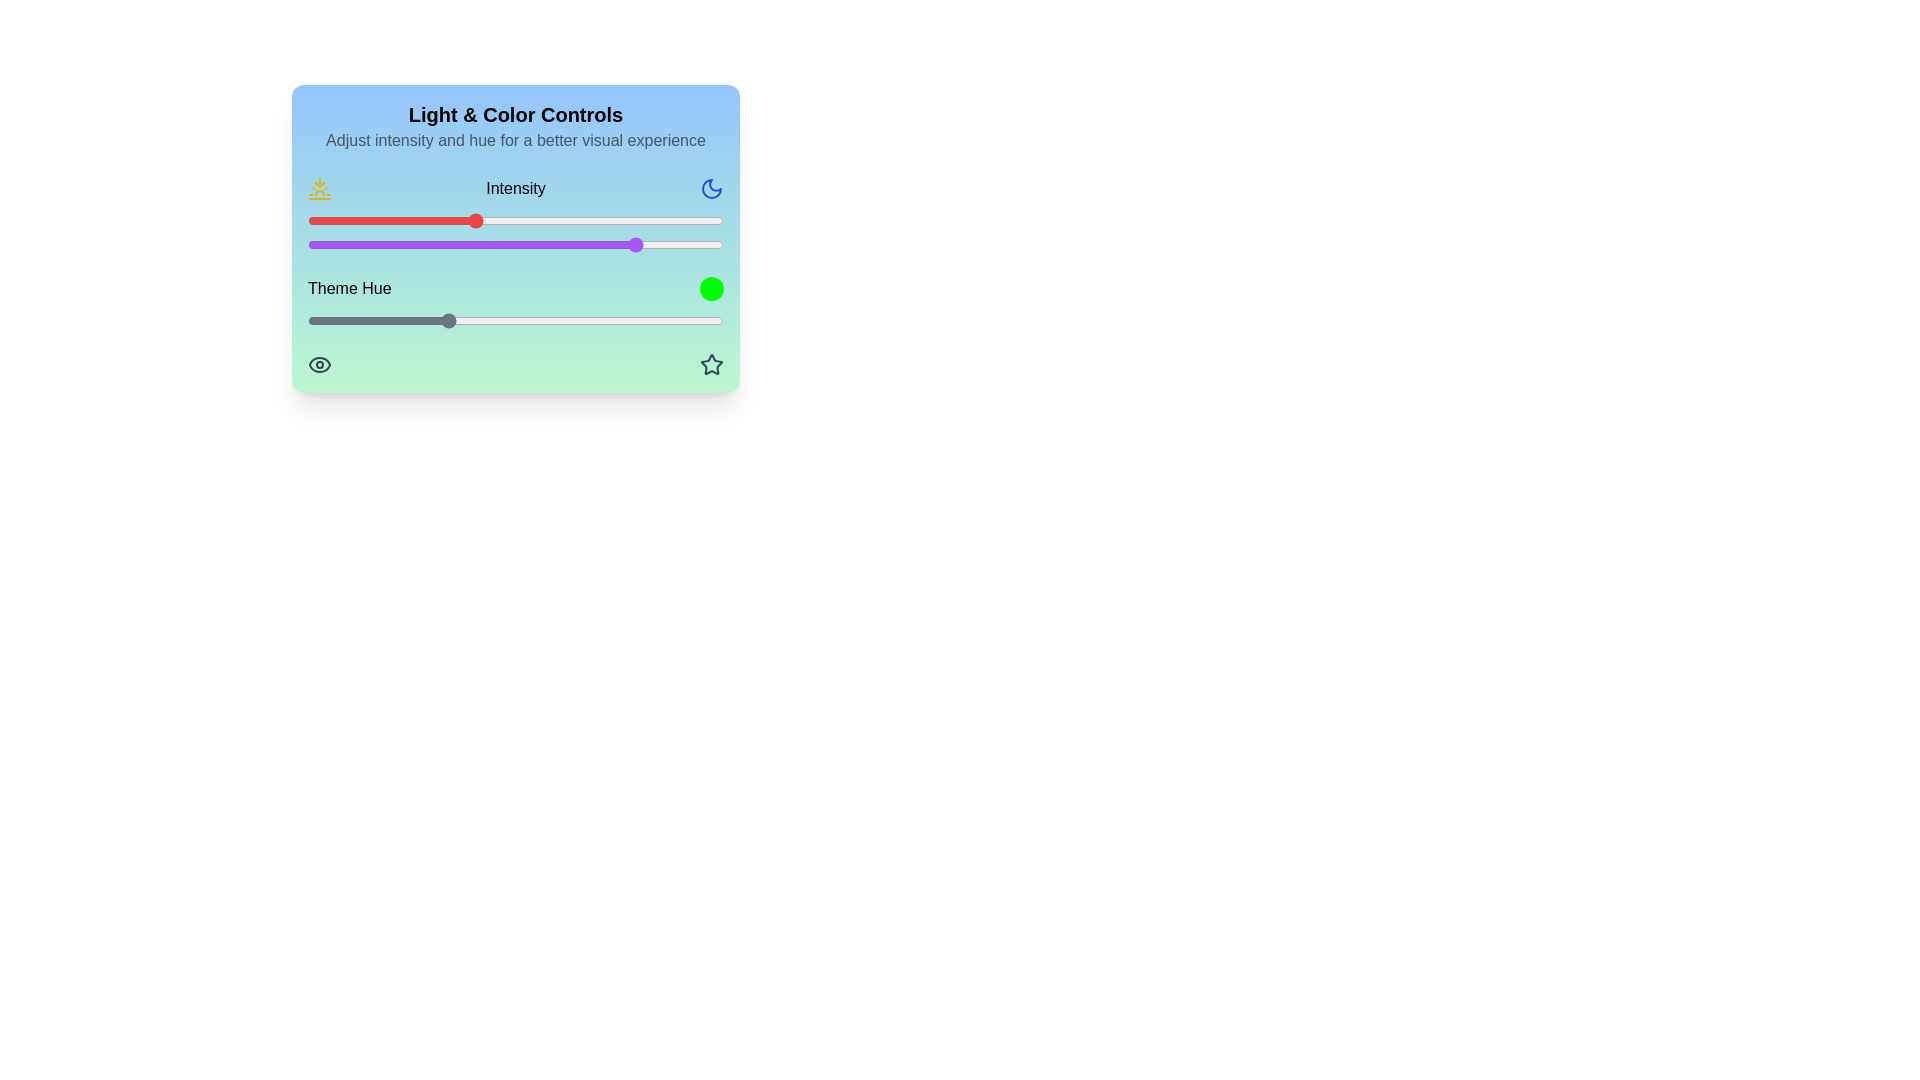 Image resolution: width=1920 pixels, height=1080 pixels. What do you see at coordinates (524, 244) in the screenshot?
I see `the slider value` at bounding box center [524, 244].